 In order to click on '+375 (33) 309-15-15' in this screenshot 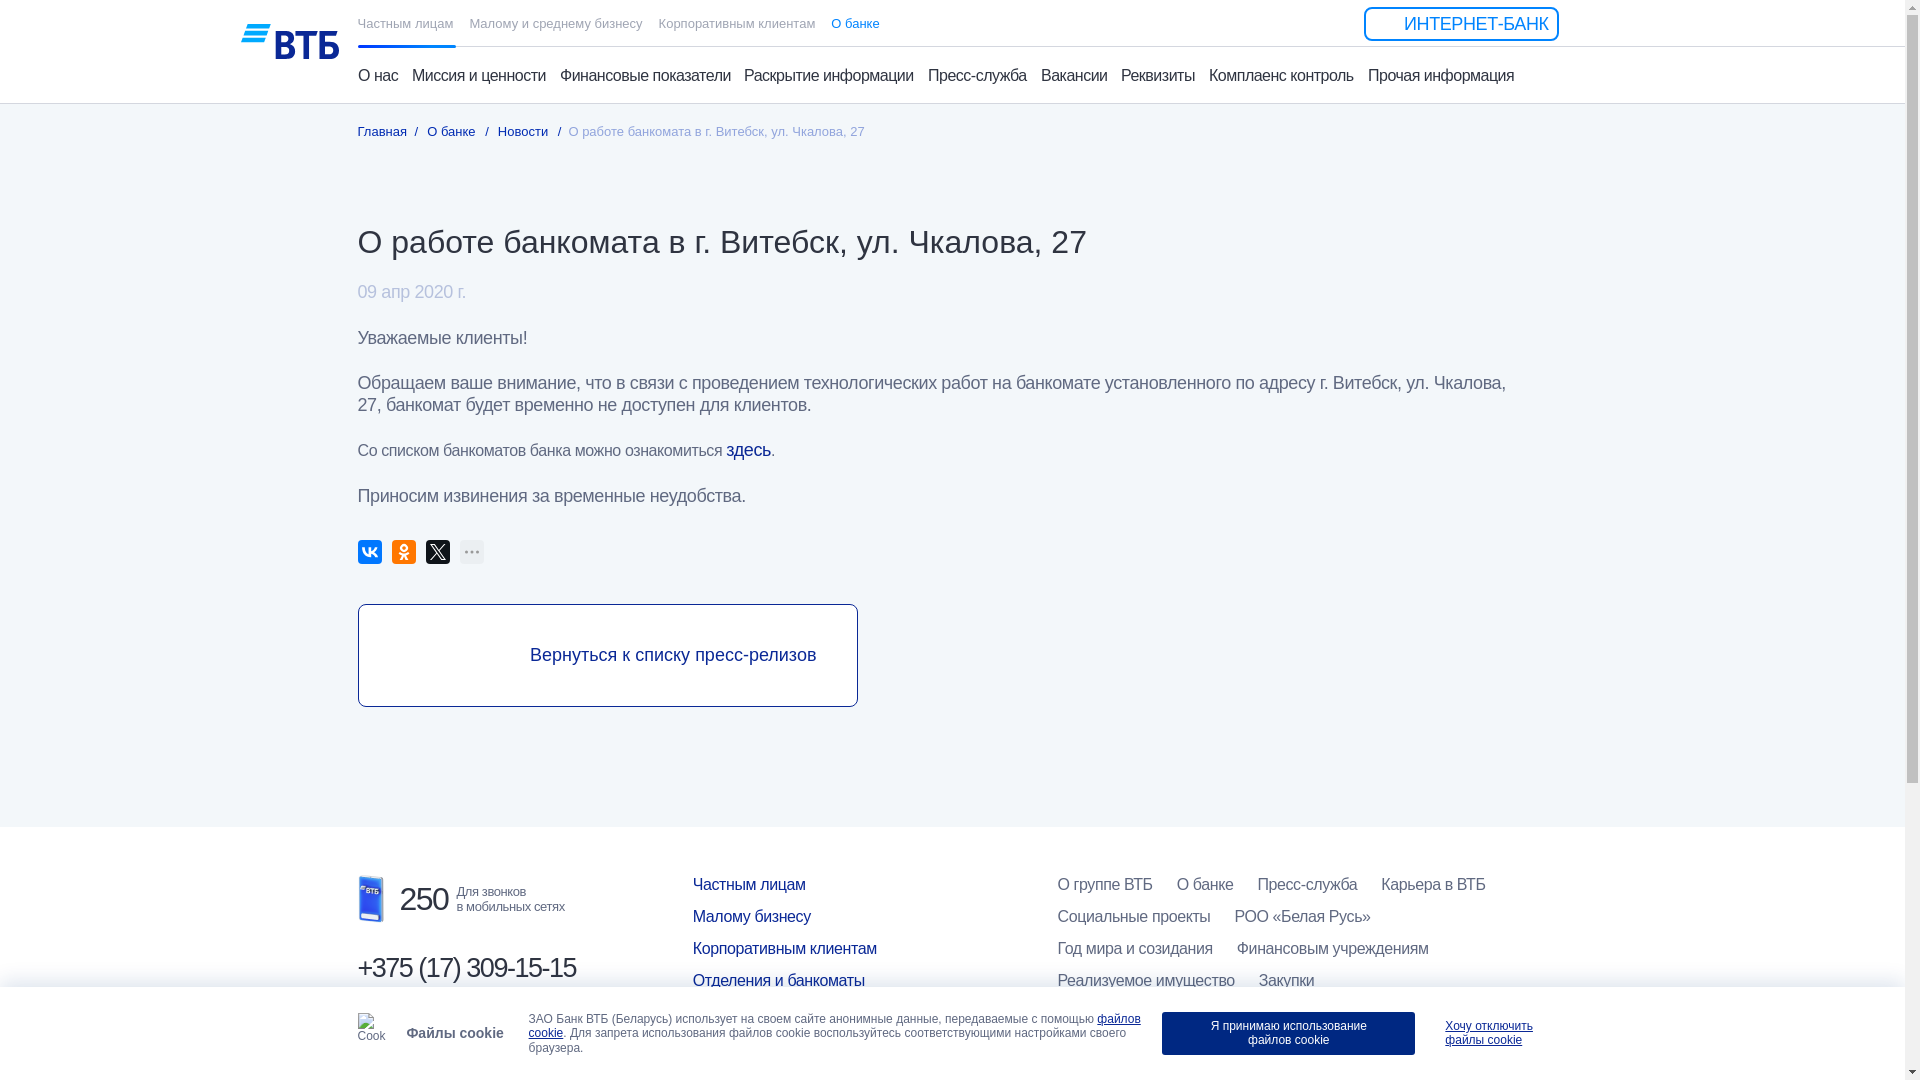, I will do `click(465, 1041)`.